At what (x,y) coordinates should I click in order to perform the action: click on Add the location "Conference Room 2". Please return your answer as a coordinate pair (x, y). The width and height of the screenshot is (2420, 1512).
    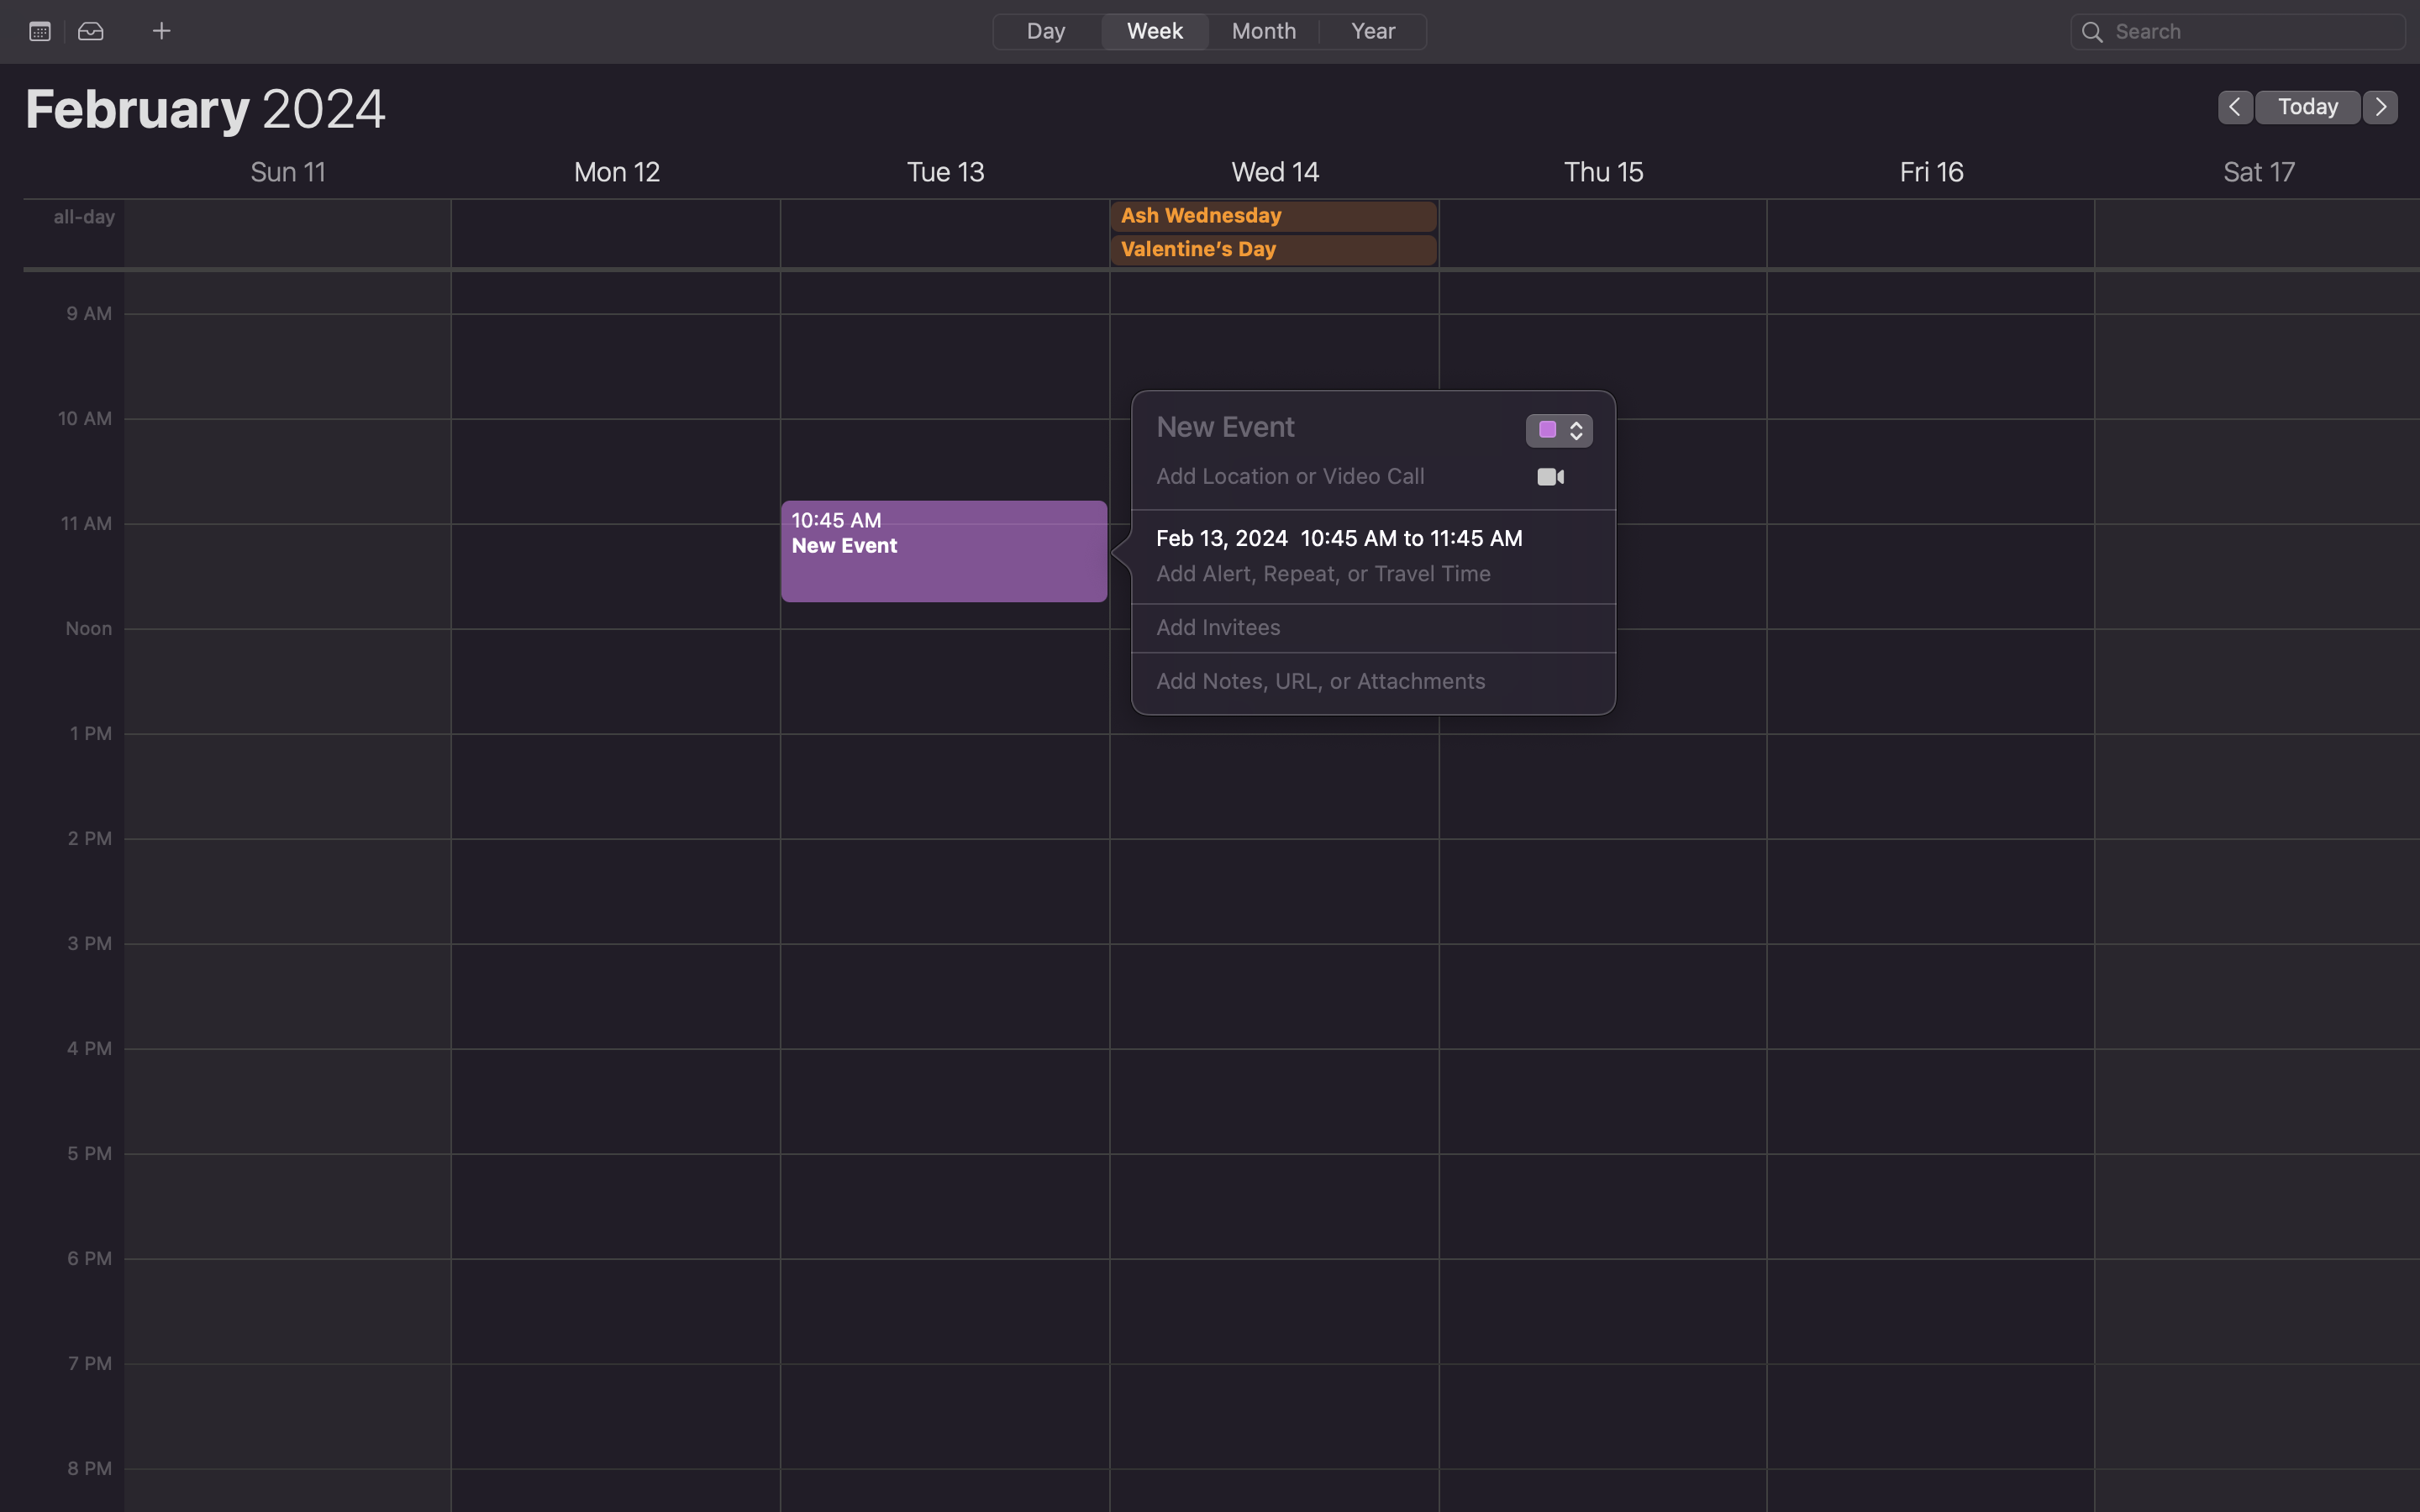
    Looking at the image, I should click on (1326, 483).